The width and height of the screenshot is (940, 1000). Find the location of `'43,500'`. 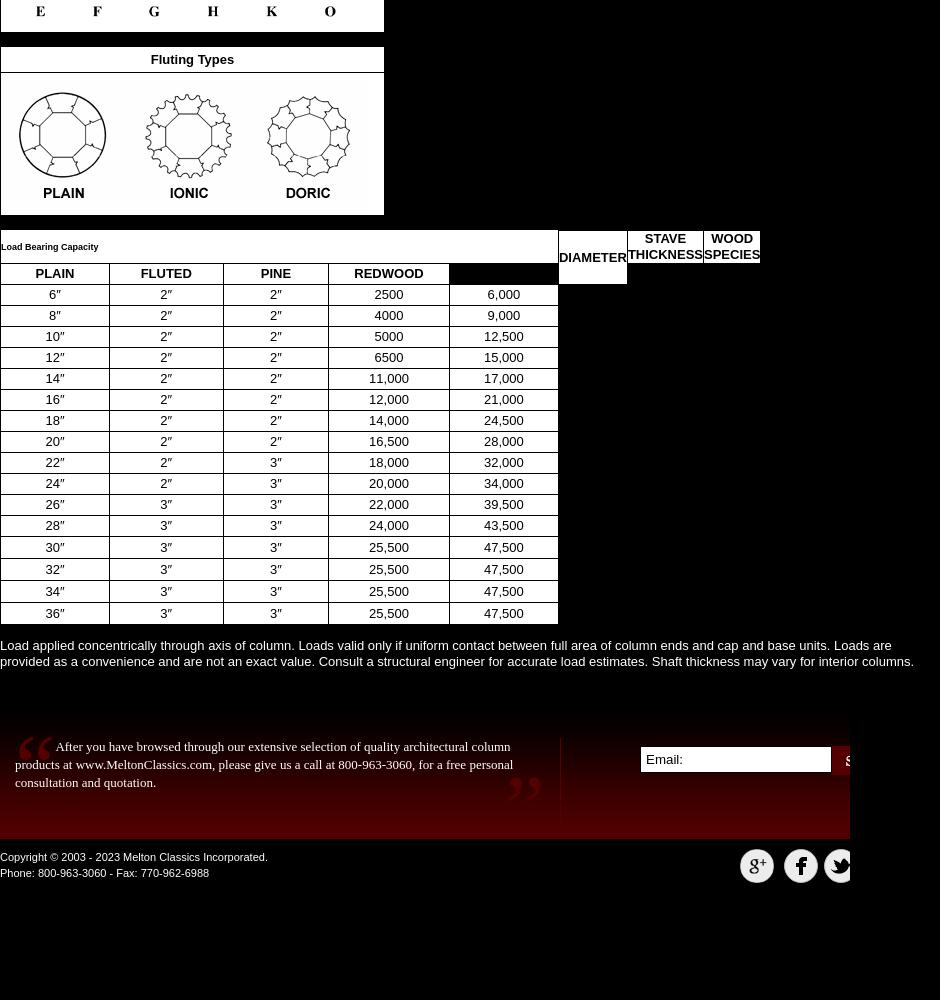

'43,500' is located at coordinates (502, 525).